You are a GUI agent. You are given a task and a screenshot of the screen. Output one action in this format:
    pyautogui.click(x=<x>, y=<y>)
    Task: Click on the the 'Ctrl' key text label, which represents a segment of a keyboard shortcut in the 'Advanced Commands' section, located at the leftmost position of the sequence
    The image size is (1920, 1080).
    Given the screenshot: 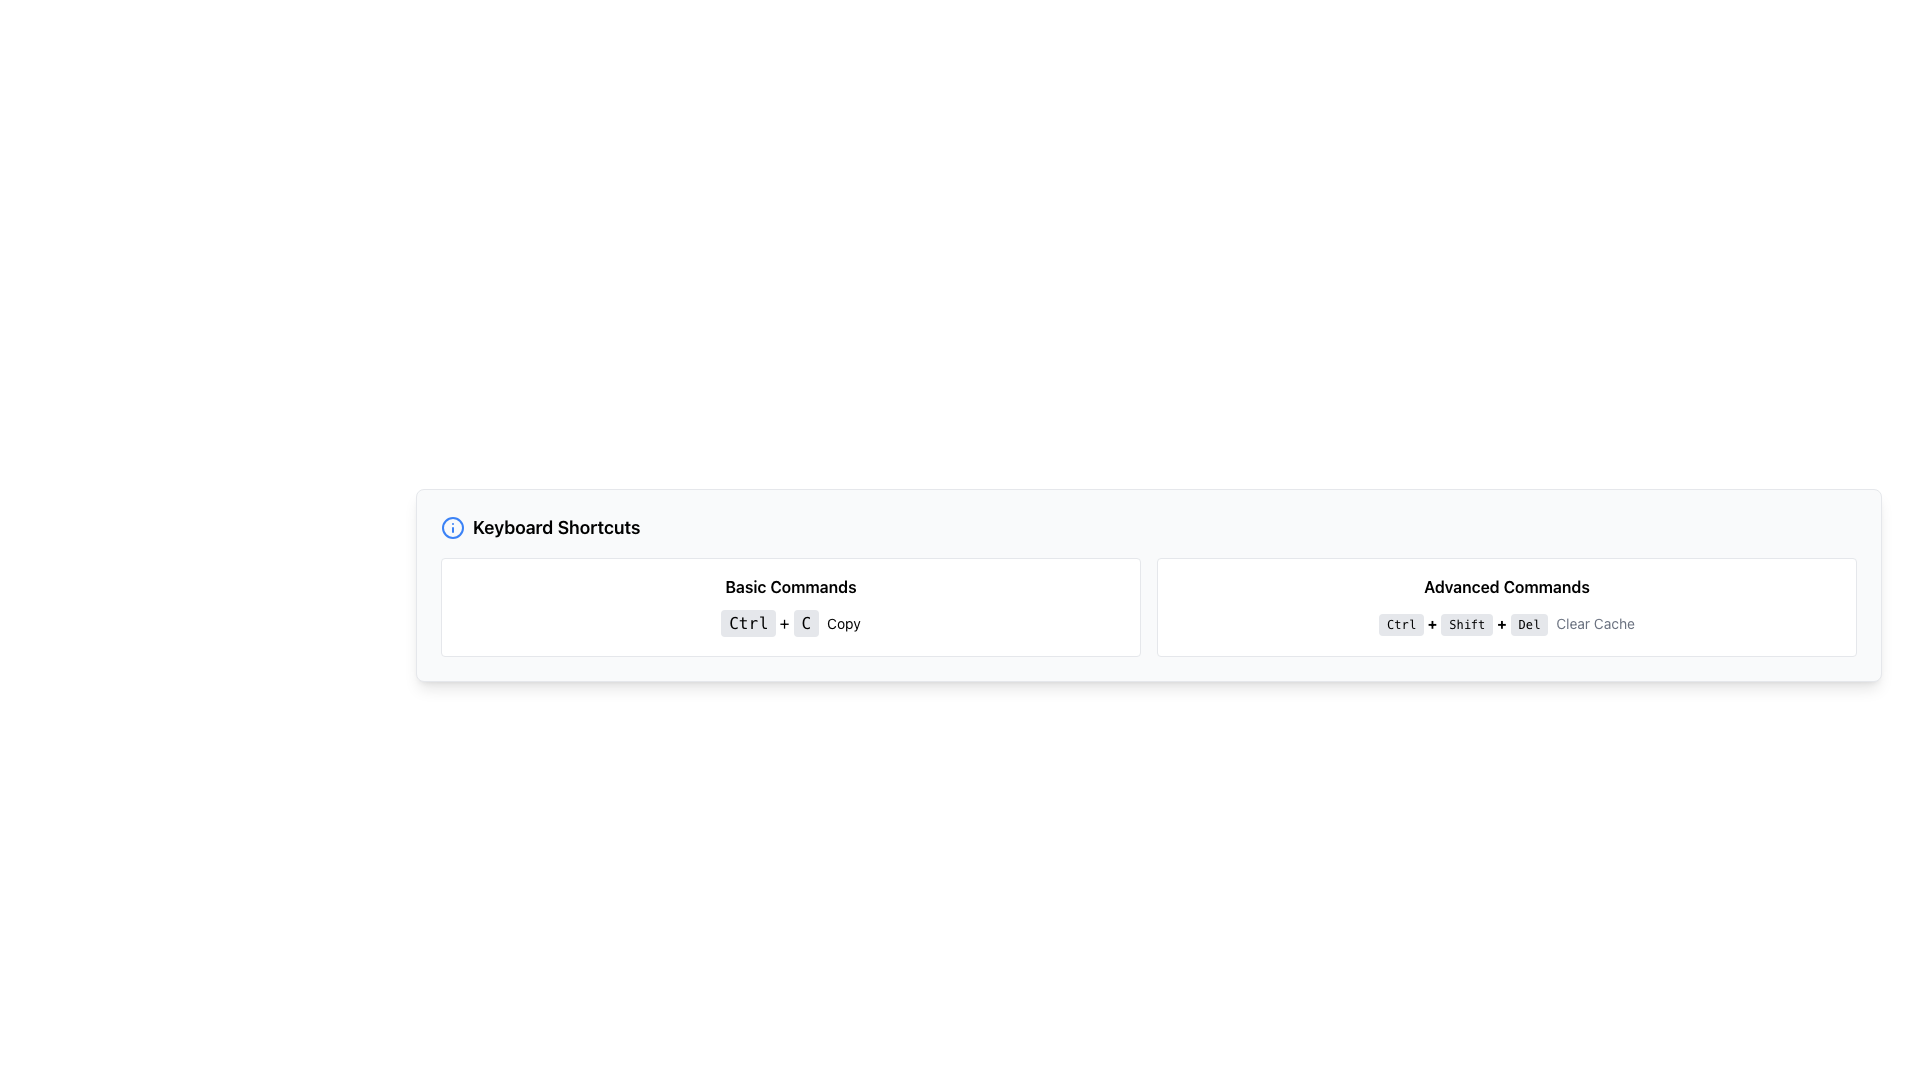 What is the action you would take?
    pyautogui.click(x=1400, y=623)
    